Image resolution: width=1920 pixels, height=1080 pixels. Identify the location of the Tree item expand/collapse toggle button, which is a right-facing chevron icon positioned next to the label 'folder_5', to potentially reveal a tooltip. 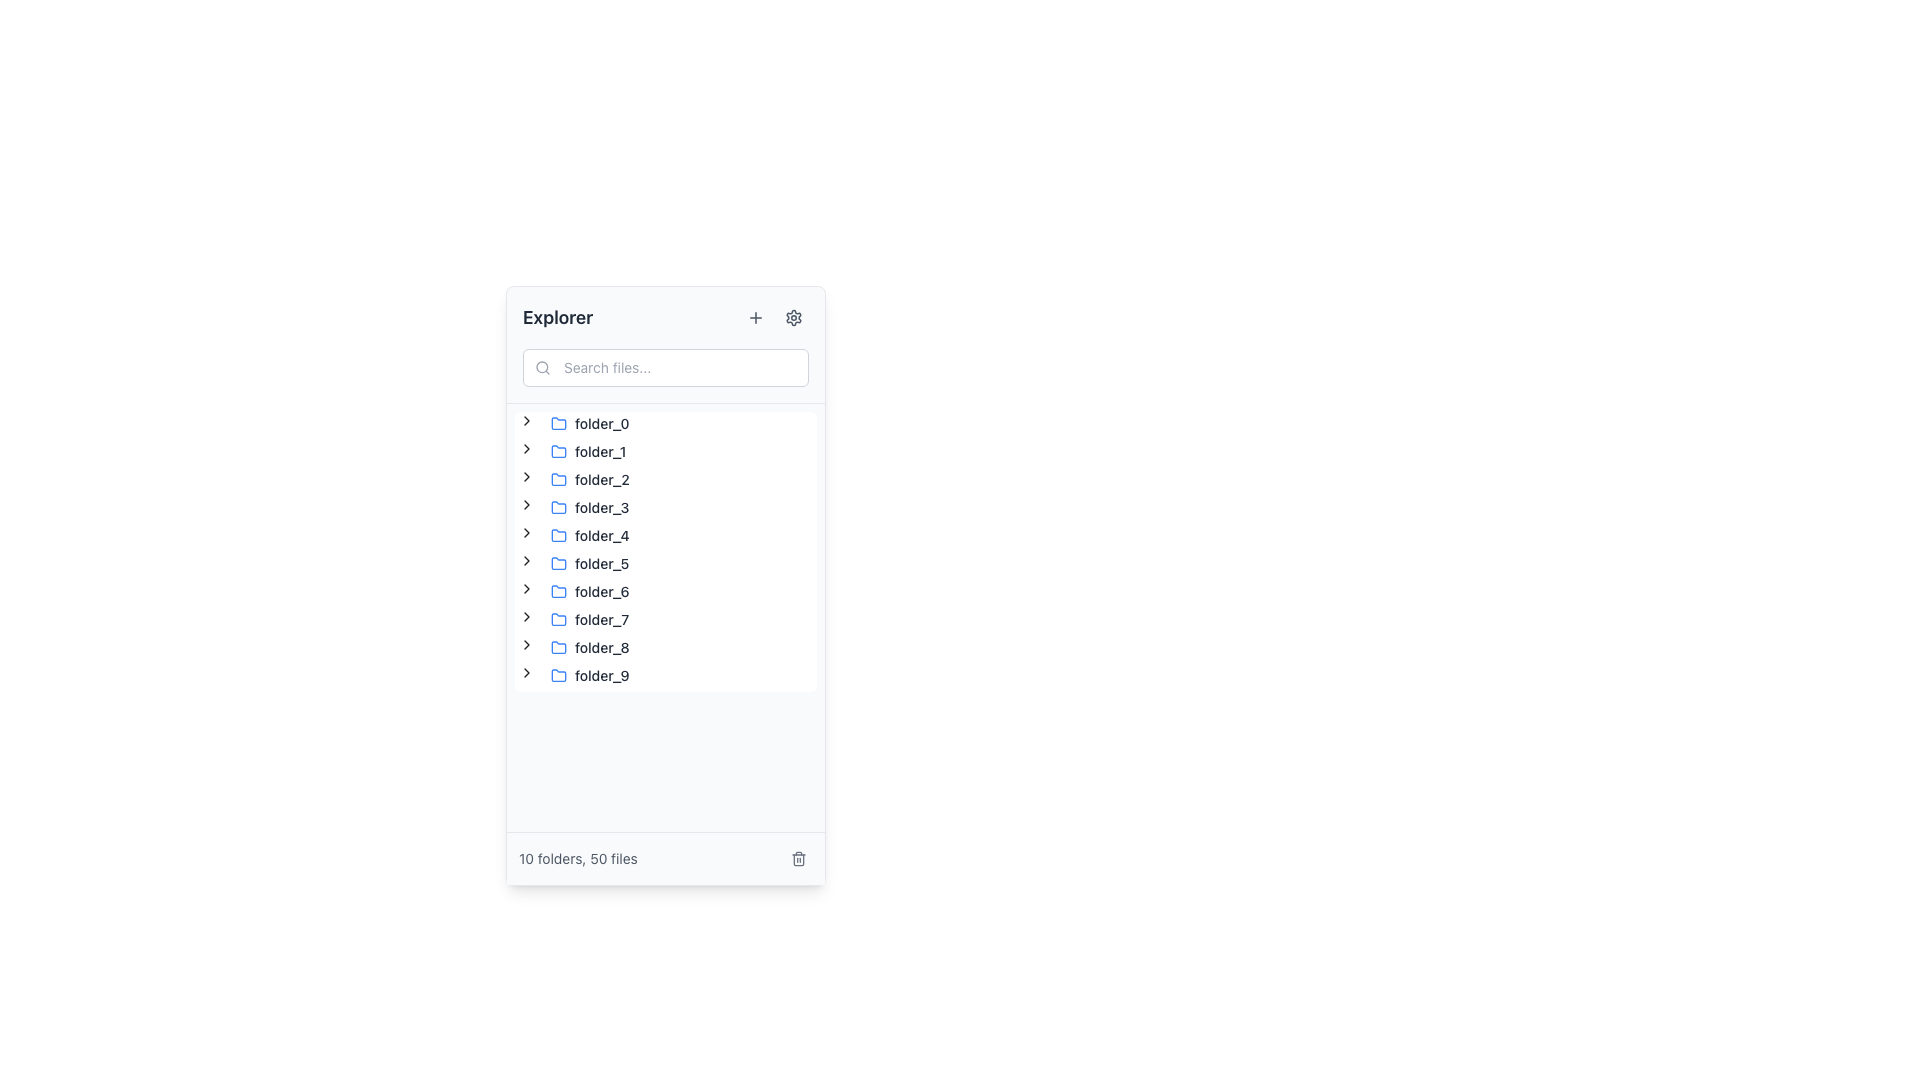
(527, 563).